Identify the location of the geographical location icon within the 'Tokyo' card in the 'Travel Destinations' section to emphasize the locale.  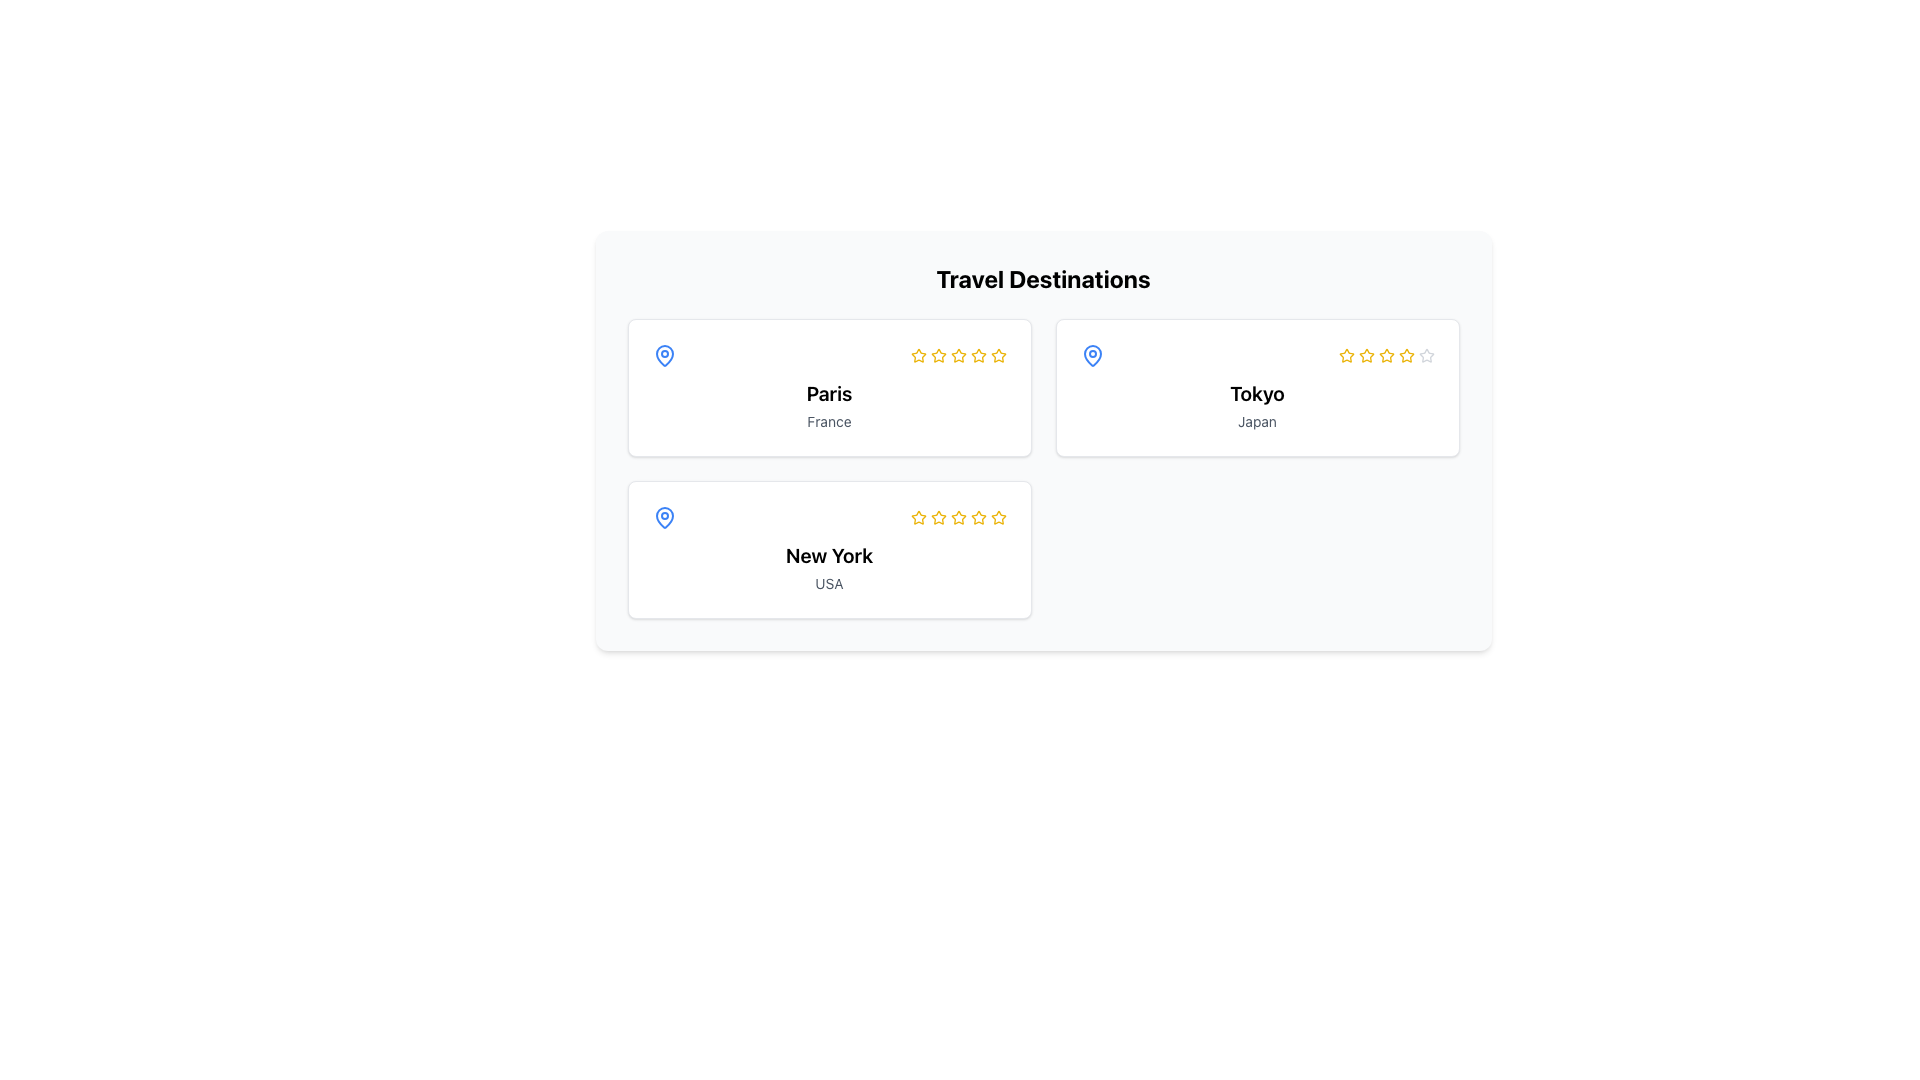
(1091, 354).